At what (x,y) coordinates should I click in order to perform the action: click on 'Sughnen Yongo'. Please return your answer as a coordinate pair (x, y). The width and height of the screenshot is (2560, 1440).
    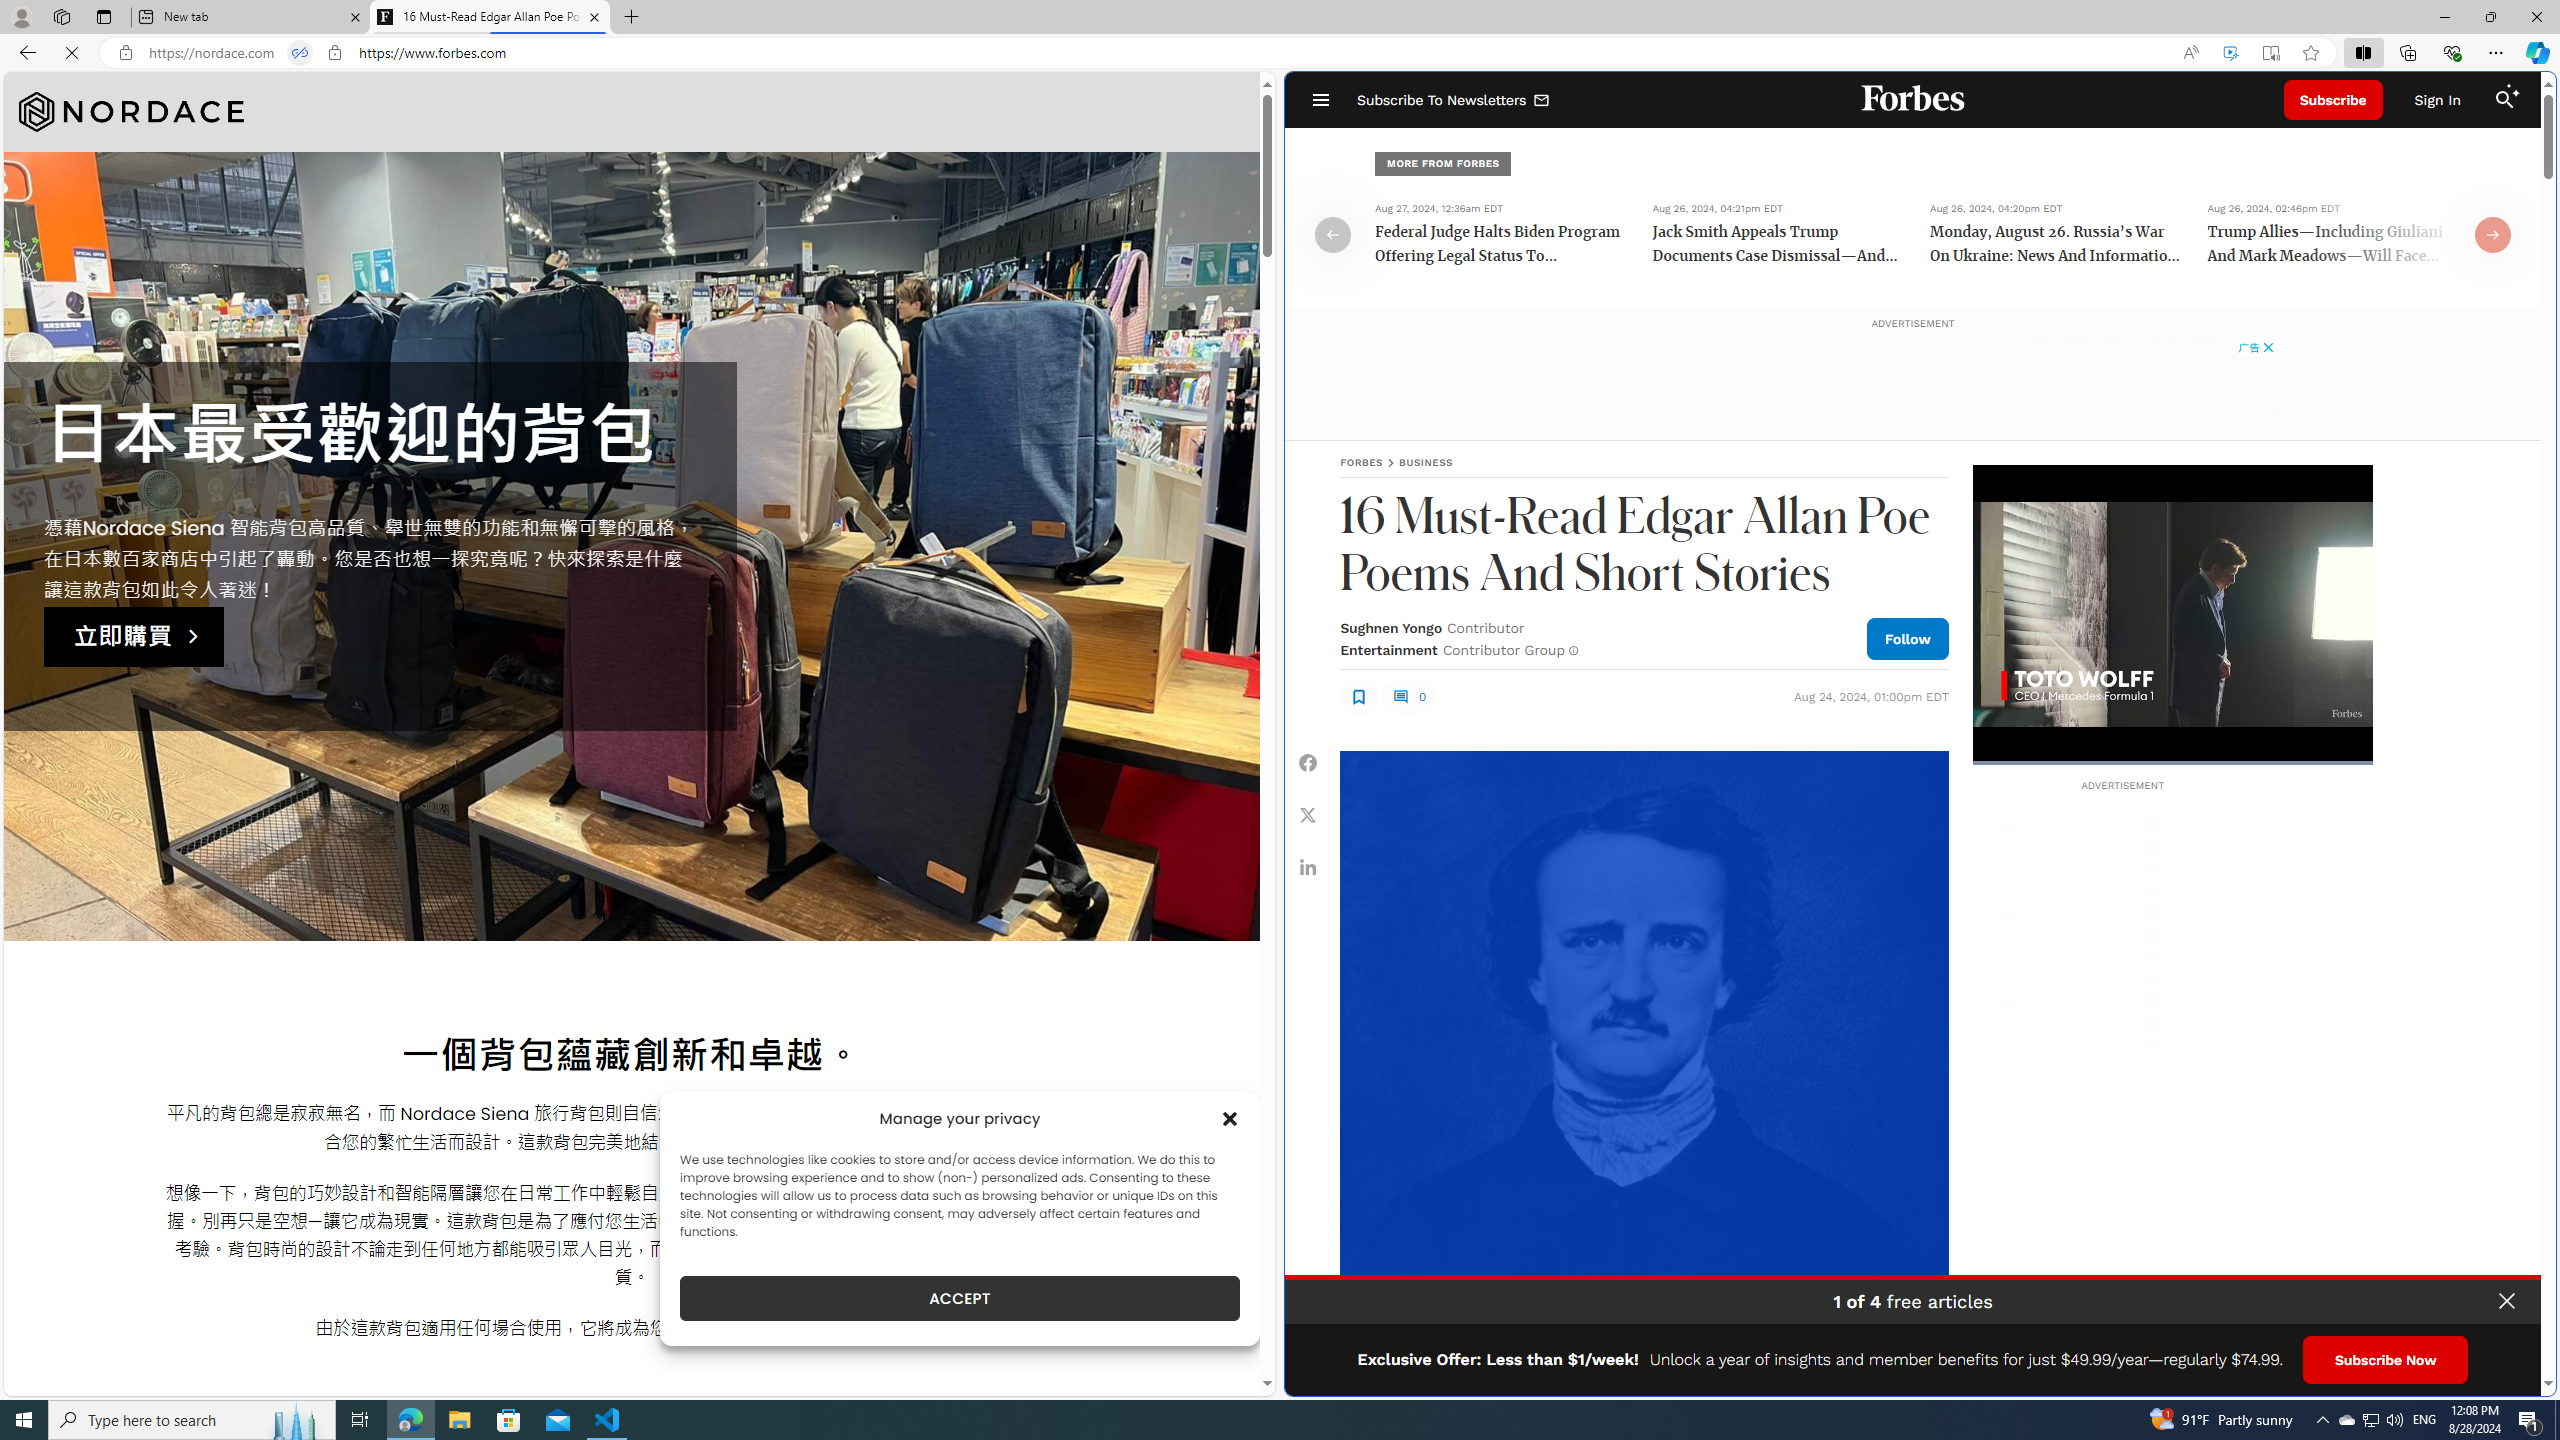
    Looking at the image, I should click on (1390, 627).